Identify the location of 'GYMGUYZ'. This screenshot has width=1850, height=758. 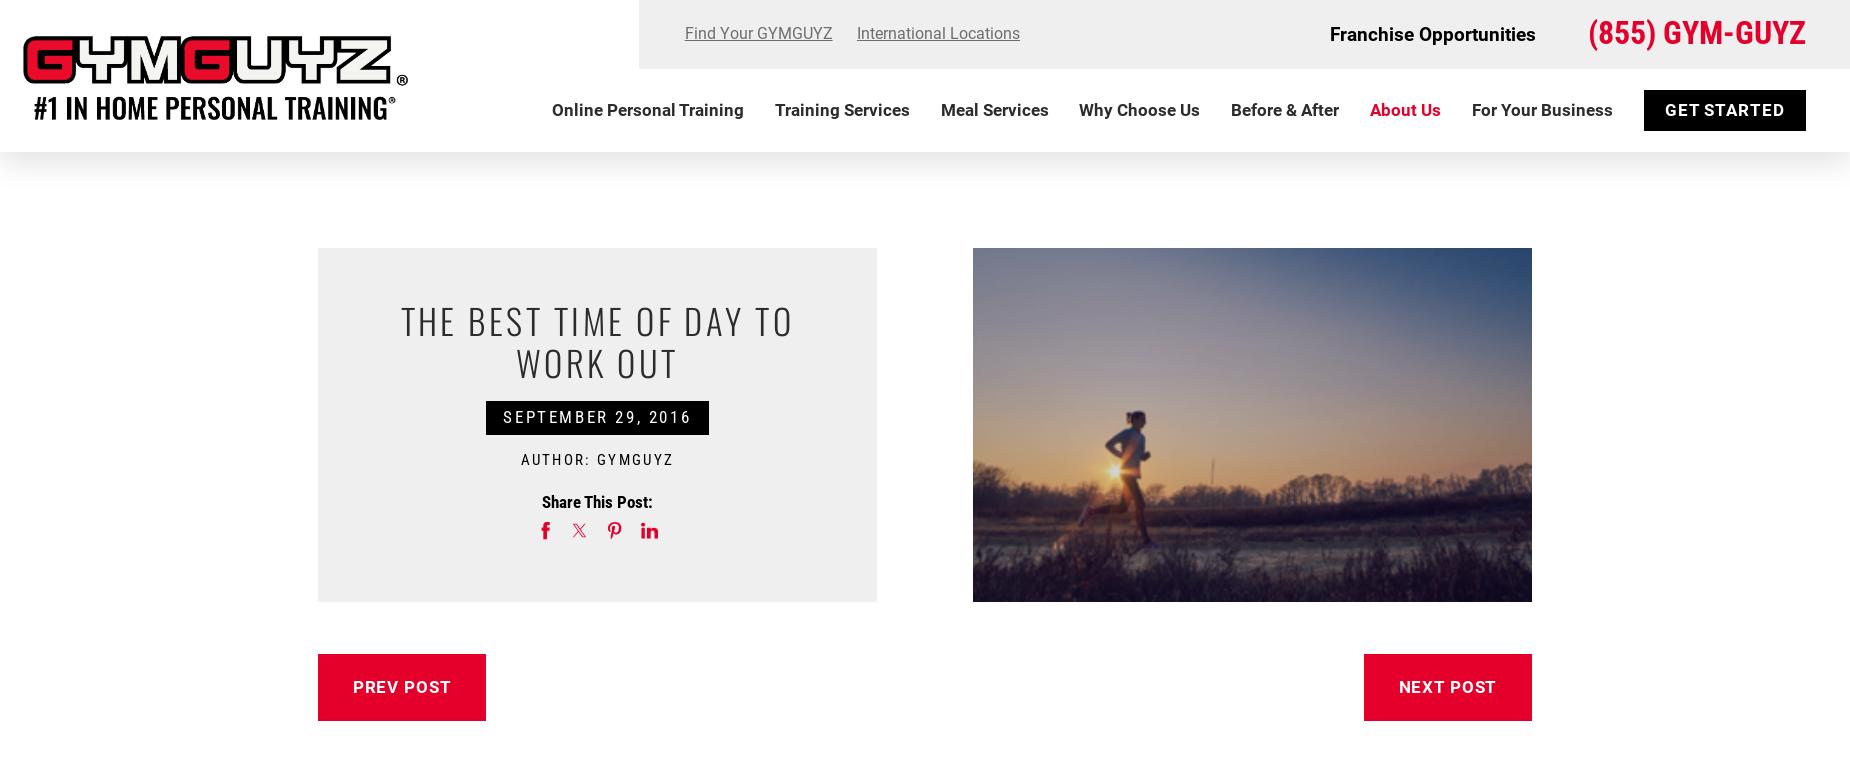
(635, 457).